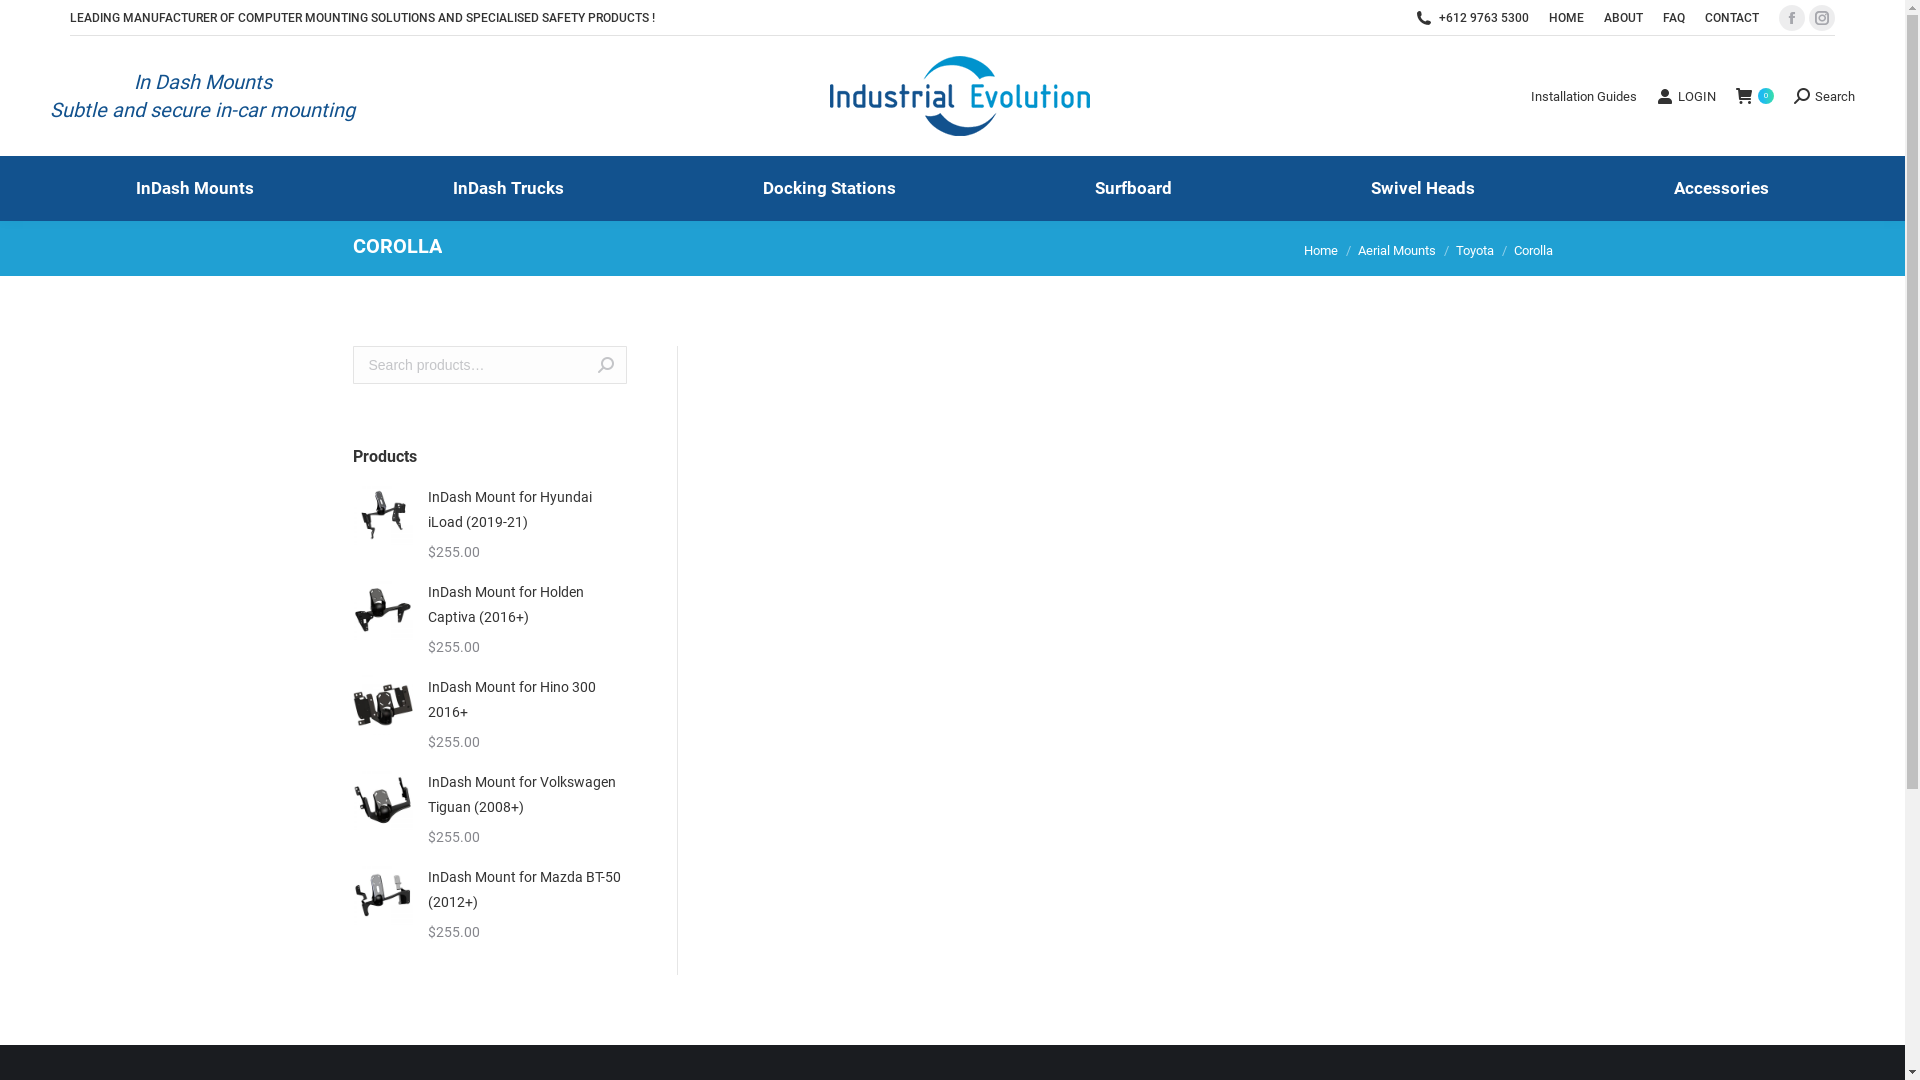 This screenshot has height=1080, width=1920. Describe the element at coordinates (1483, 18) in the screenshot. I see `'+612 9763 5300'` at that location.